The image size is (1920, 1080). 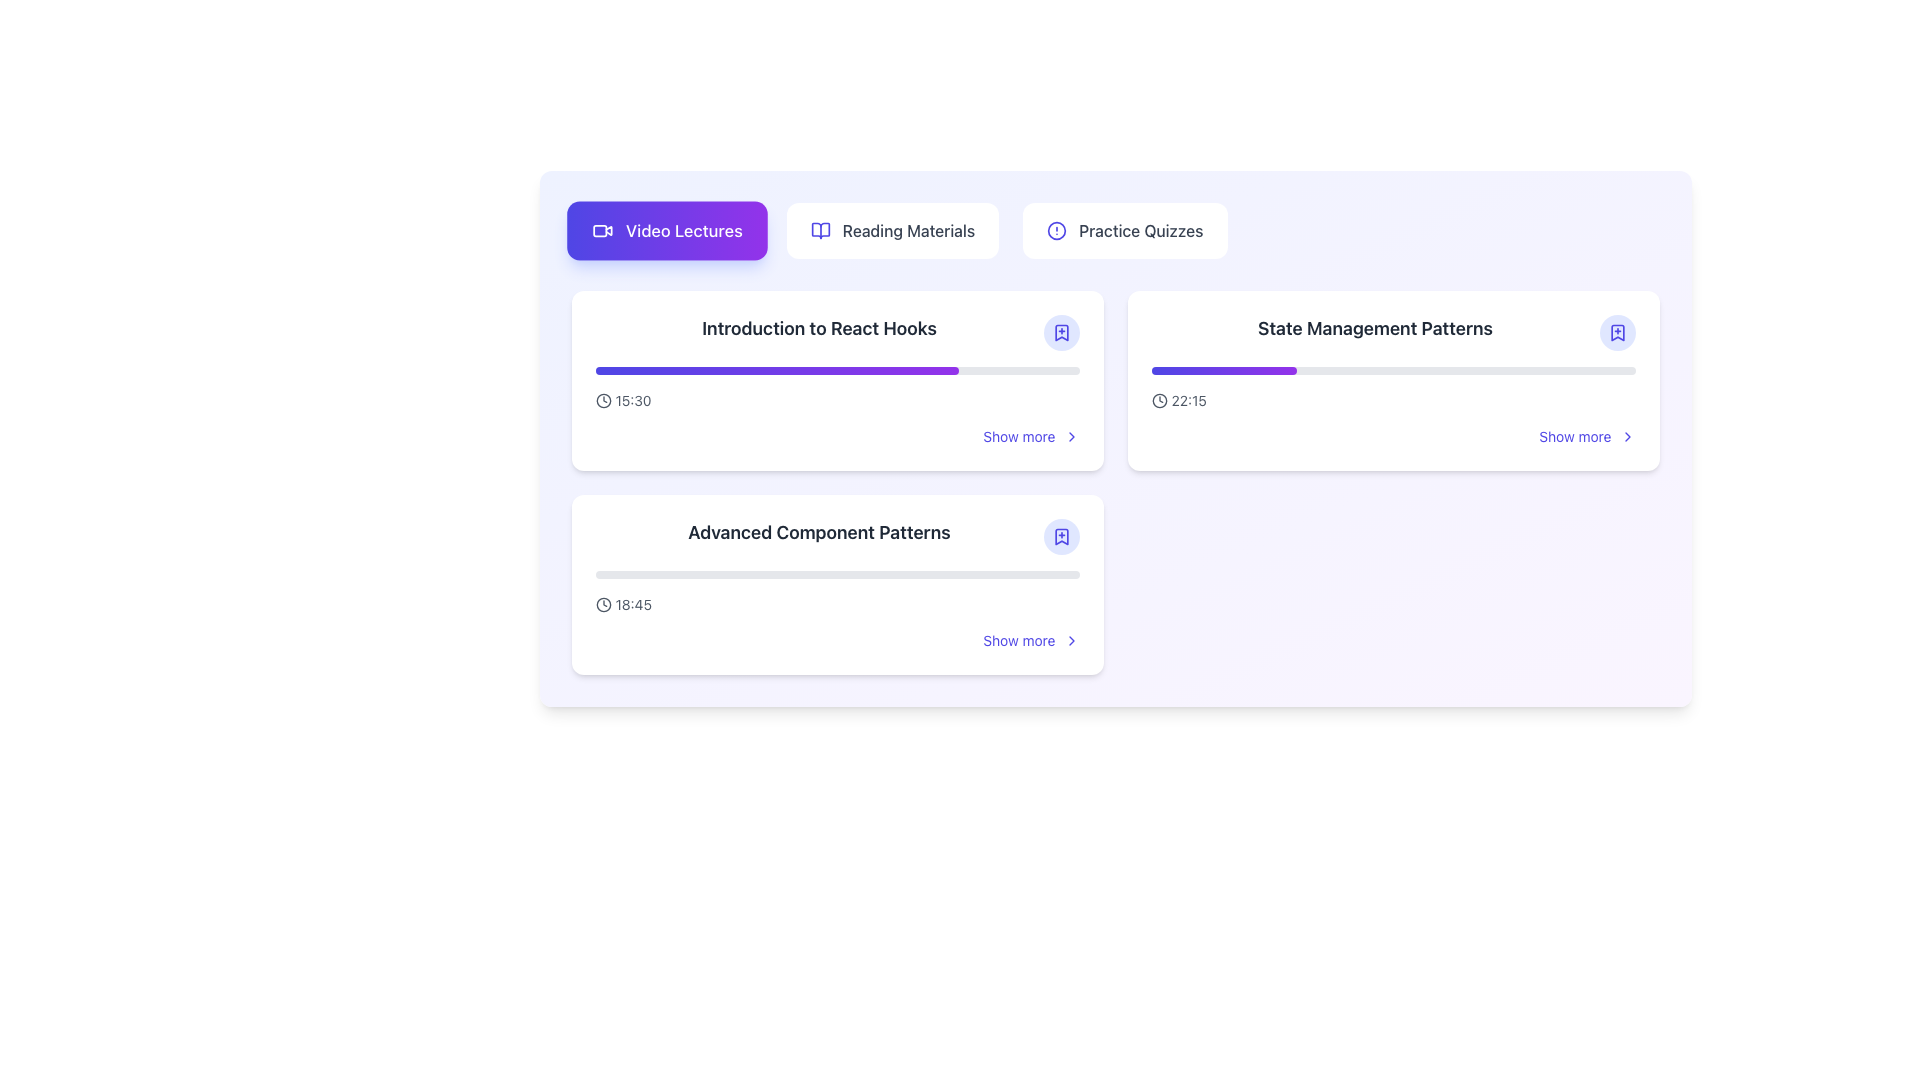 I want to click on the clock icon located on the left of the text '18:45' within the 'Advanced Component Patterns' card, so click(x=602, y=604).